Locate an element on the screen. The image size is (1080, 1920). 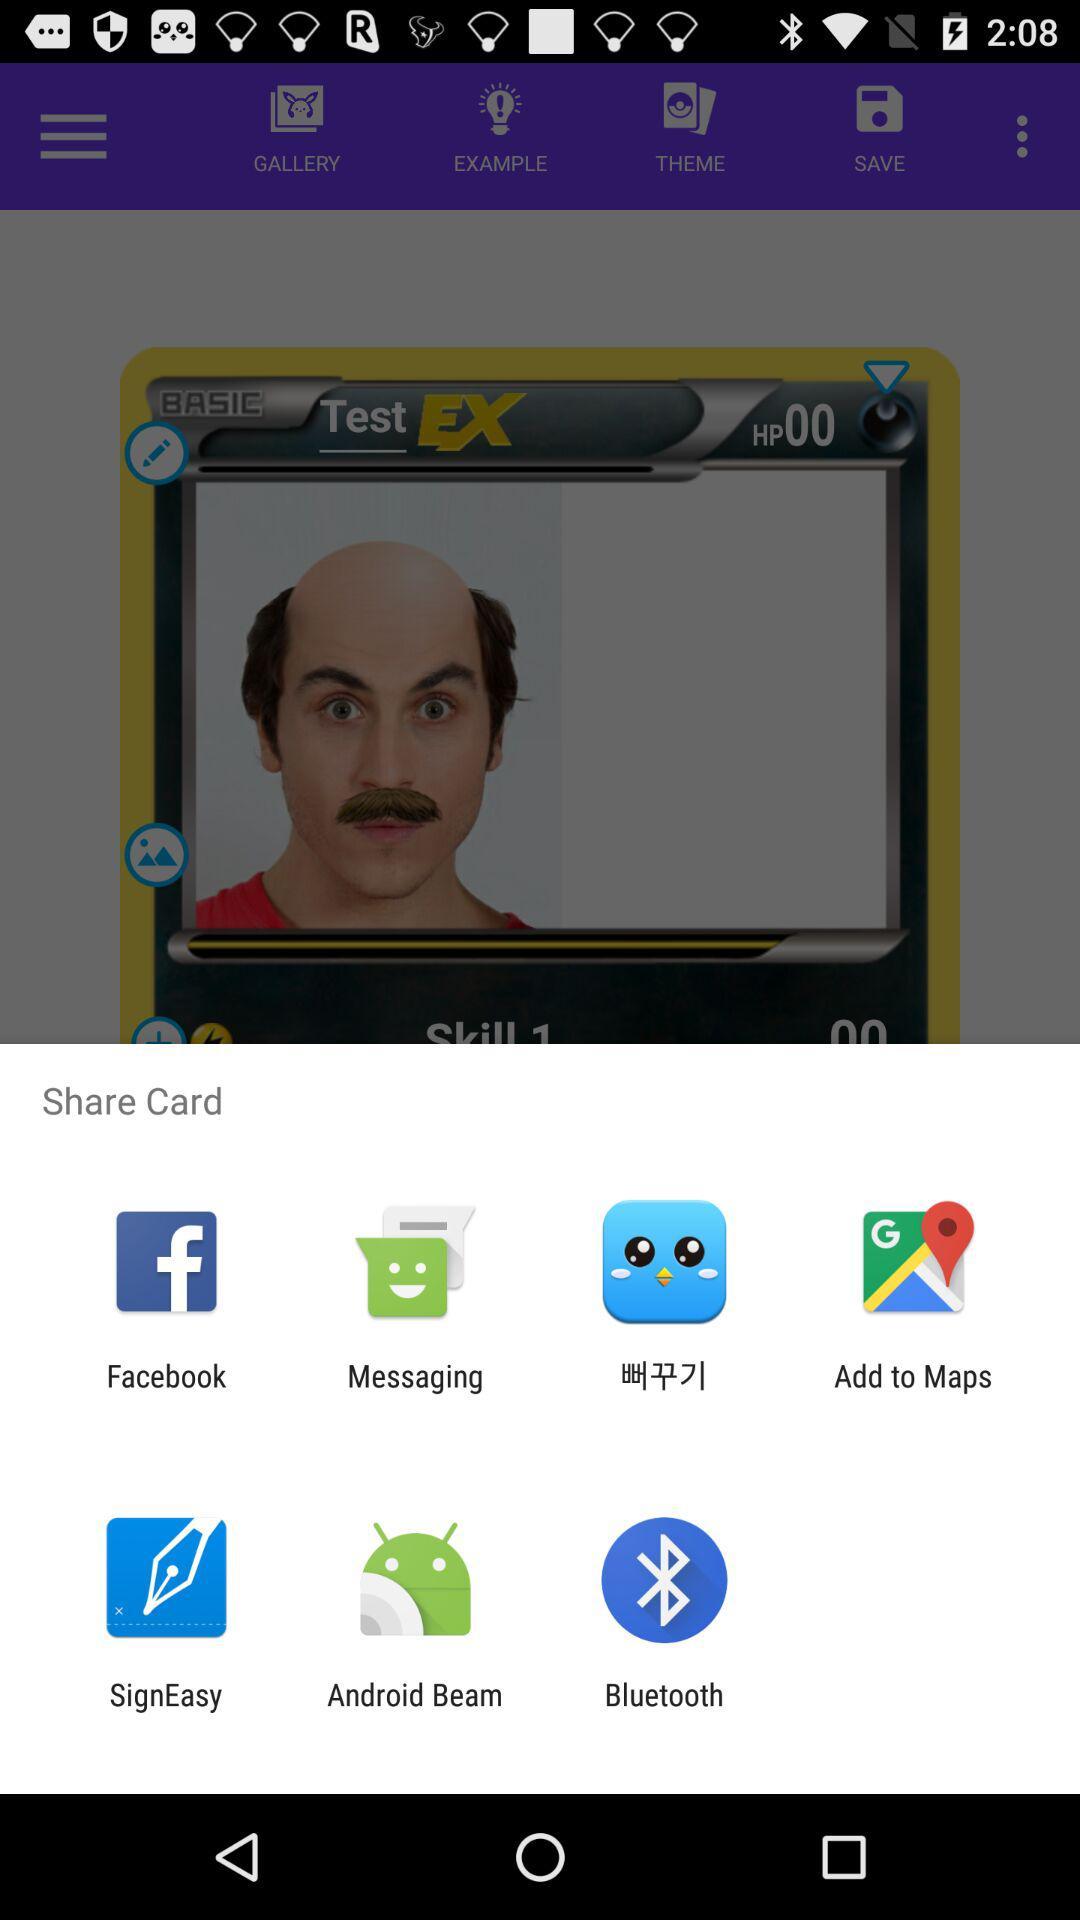
the app next to the android beam icon is located at coordinates (664, 1711).